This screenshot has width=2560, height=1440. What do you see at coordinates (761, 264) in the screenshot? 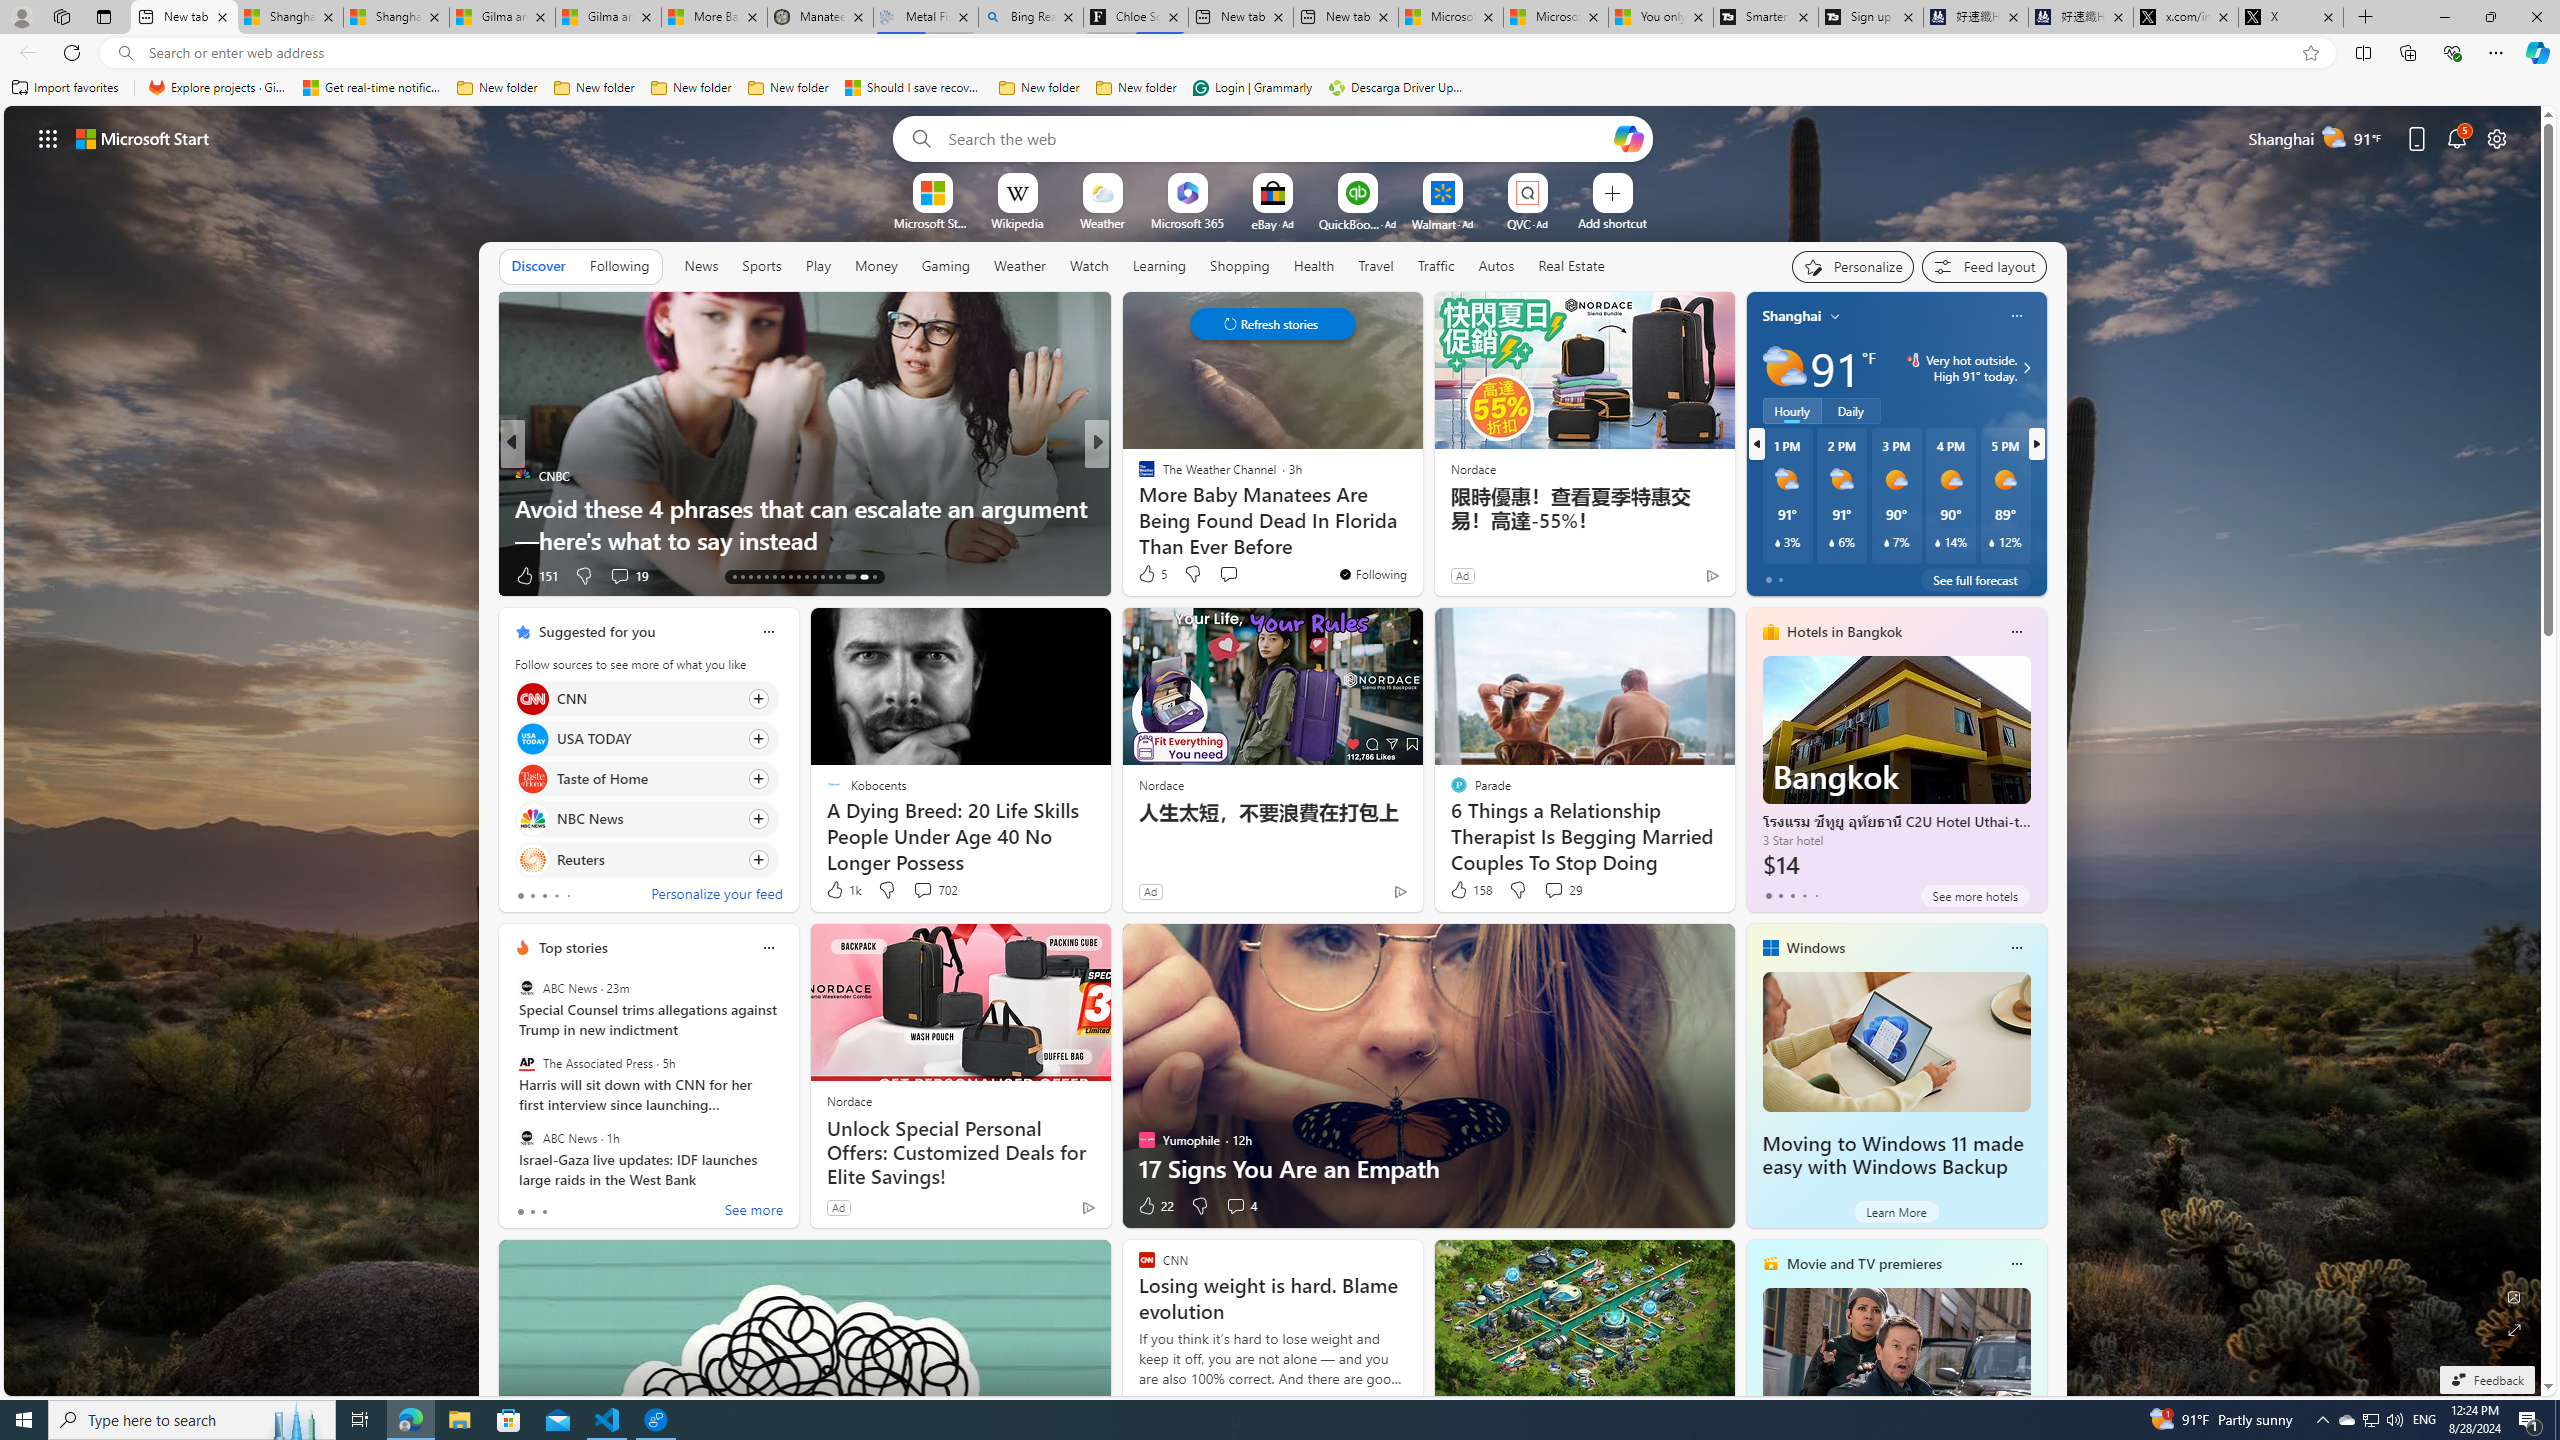
I see `'Sports'` at bounding box center [761, 264].